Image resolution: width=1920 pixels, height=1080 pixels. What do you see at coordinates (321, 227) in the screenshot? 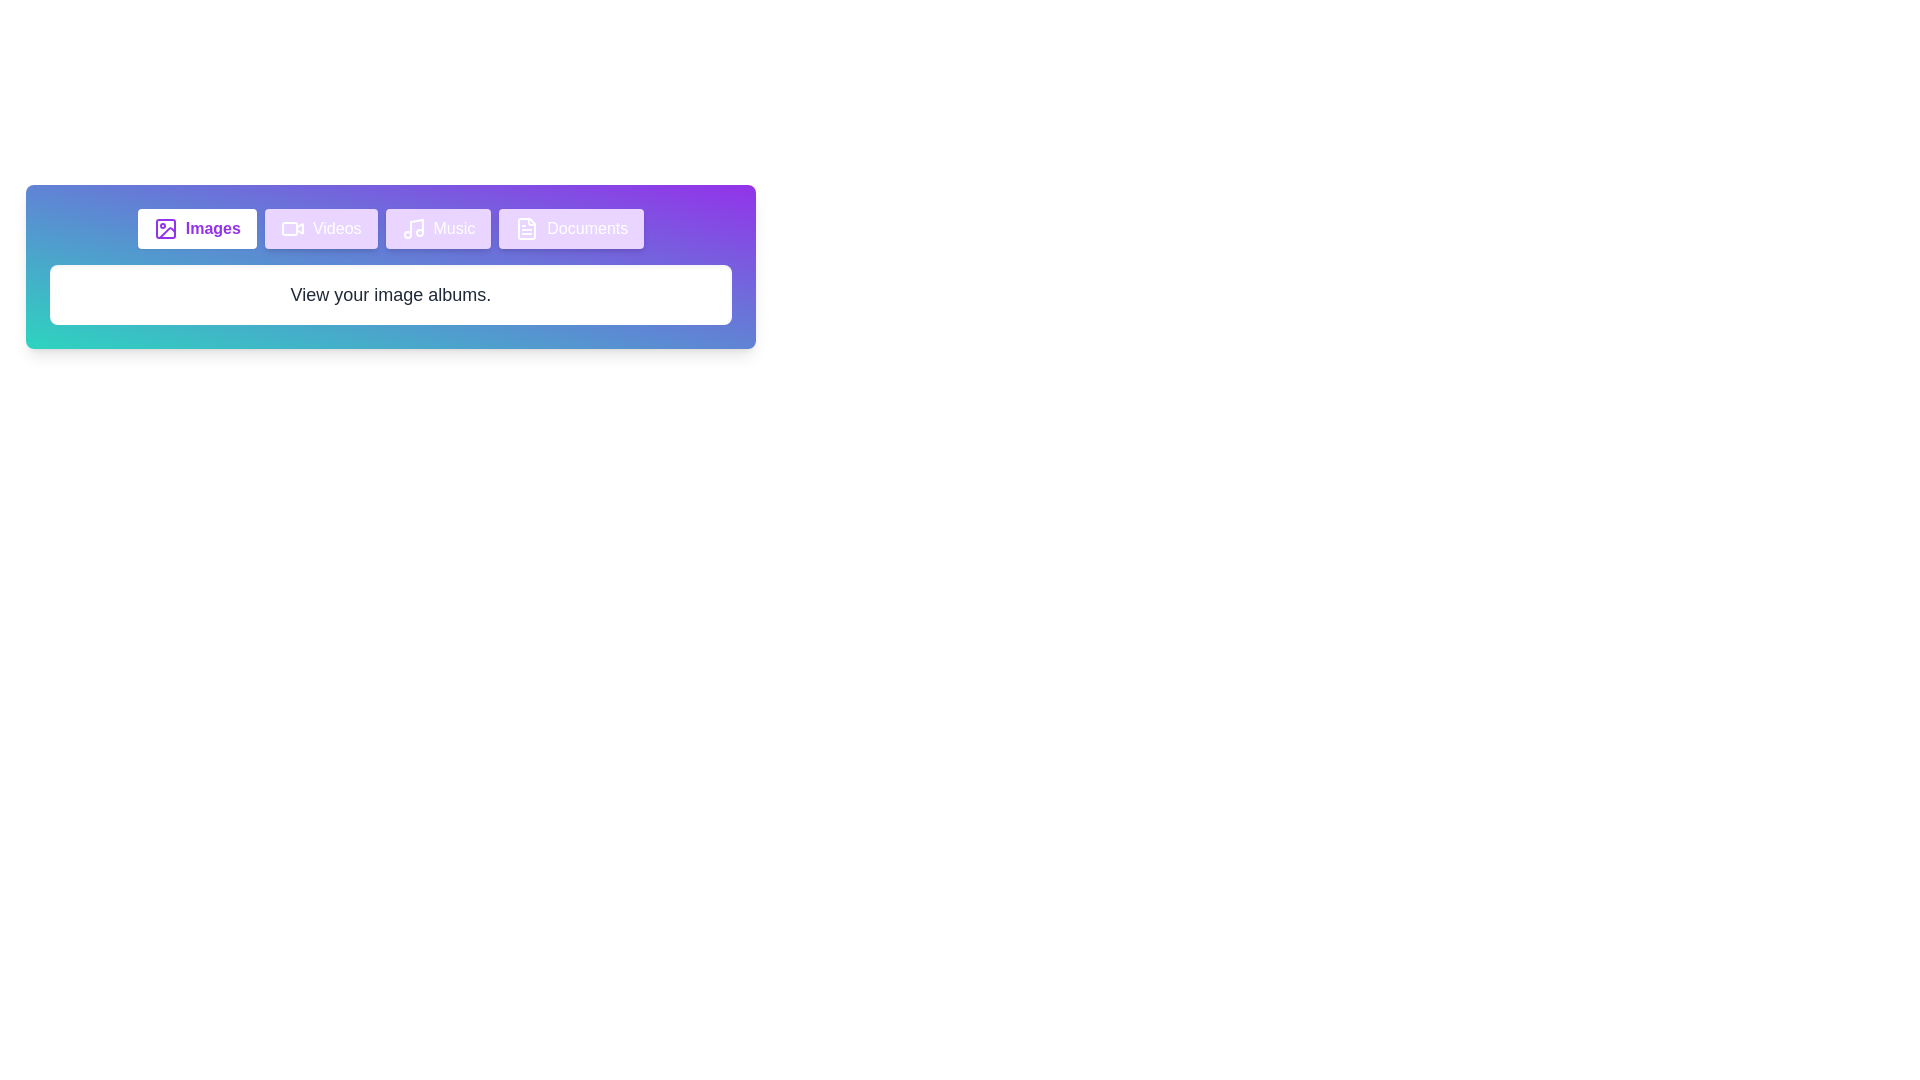
I see `the Videos tab to view its content` at bounding box center [321, 227].